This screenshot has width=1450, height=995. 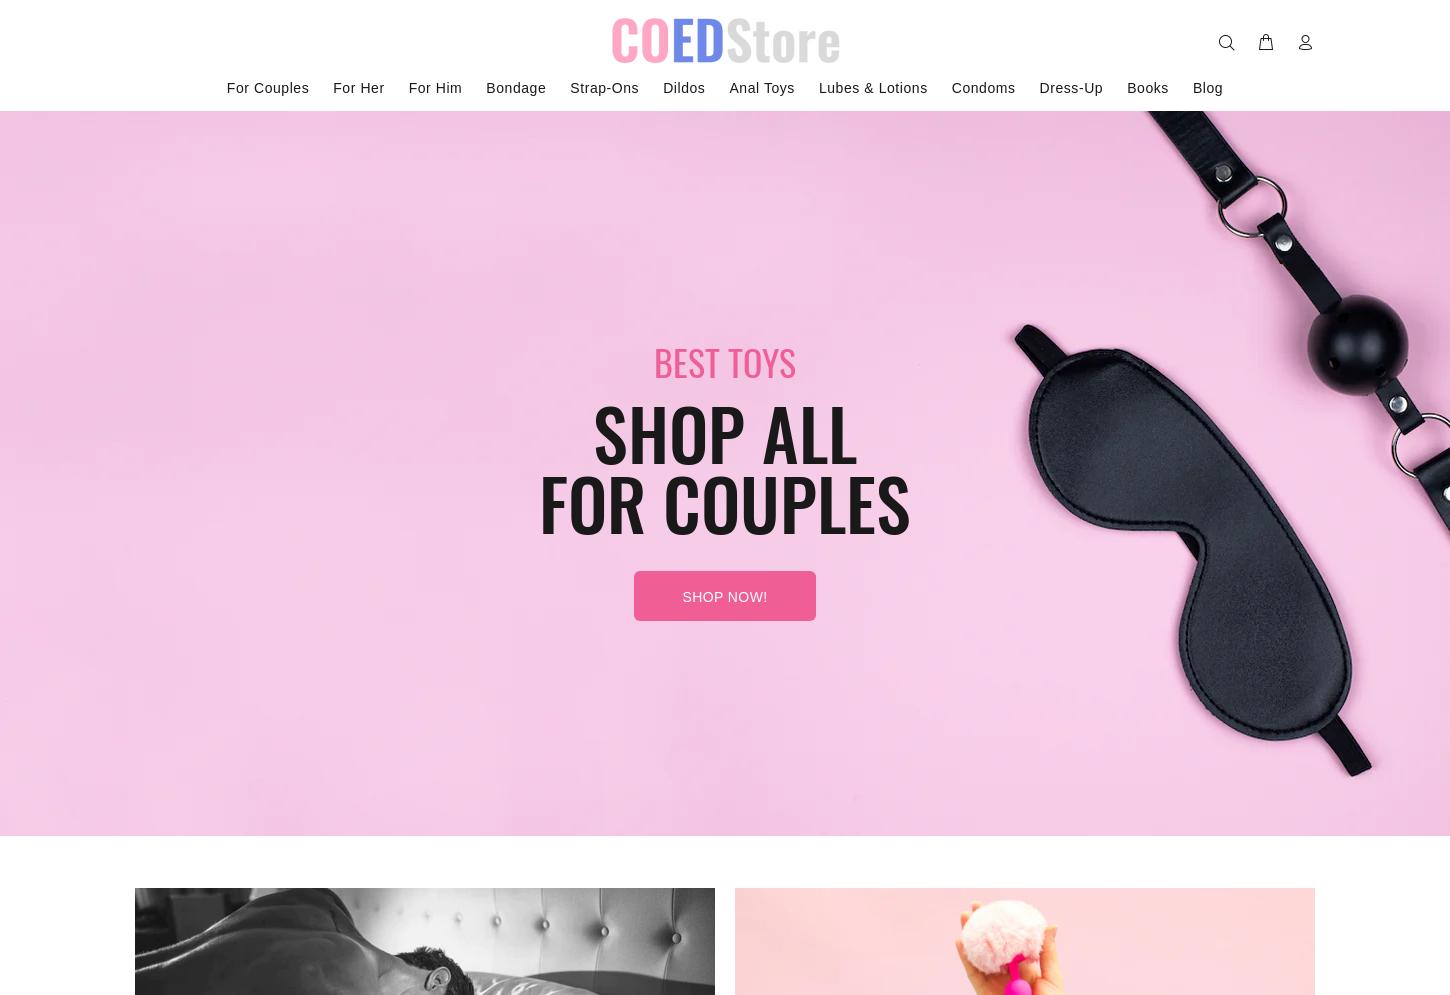 I want to click on 'Dress-Up', so click(x=1039, y=87).